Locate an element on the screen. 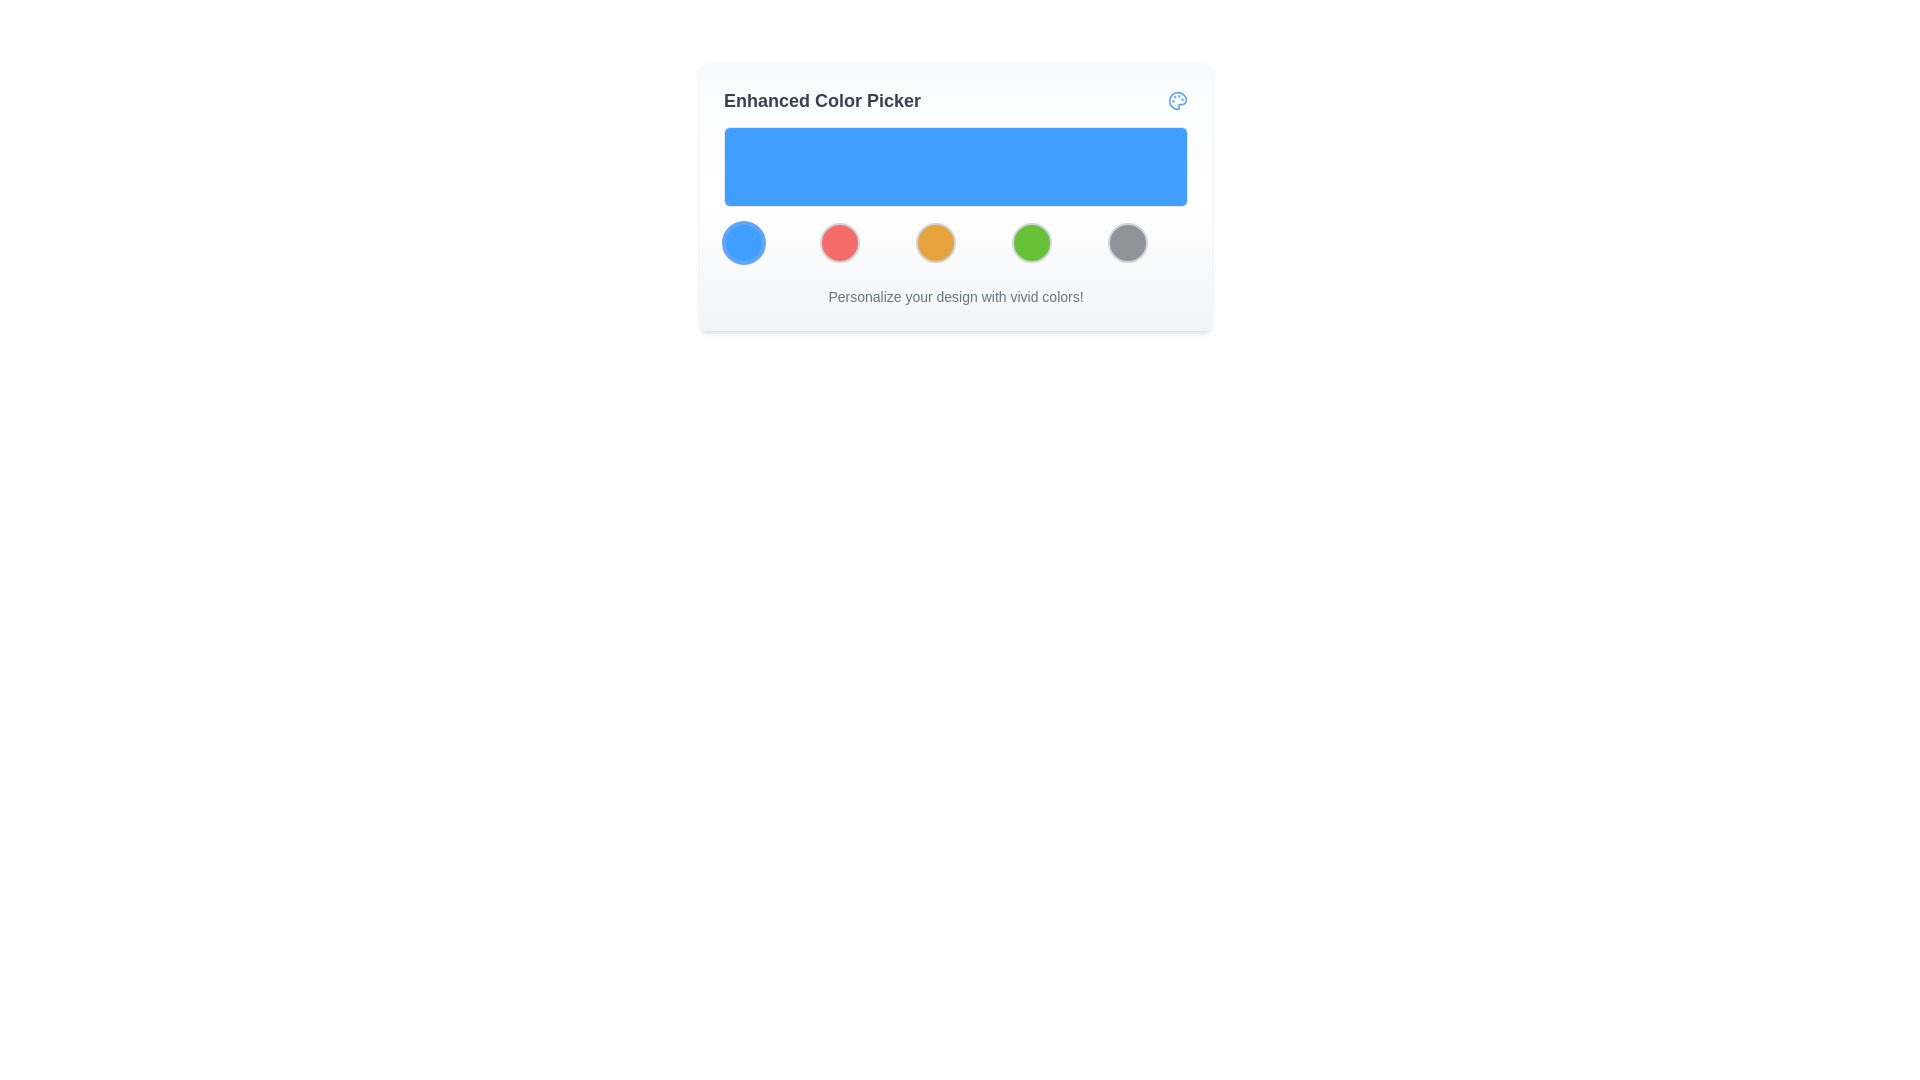 The image size is (1920, 1080). the third circular color selection button in the row, which is located between the orange and green buttons is located at coordinates (954, 242).